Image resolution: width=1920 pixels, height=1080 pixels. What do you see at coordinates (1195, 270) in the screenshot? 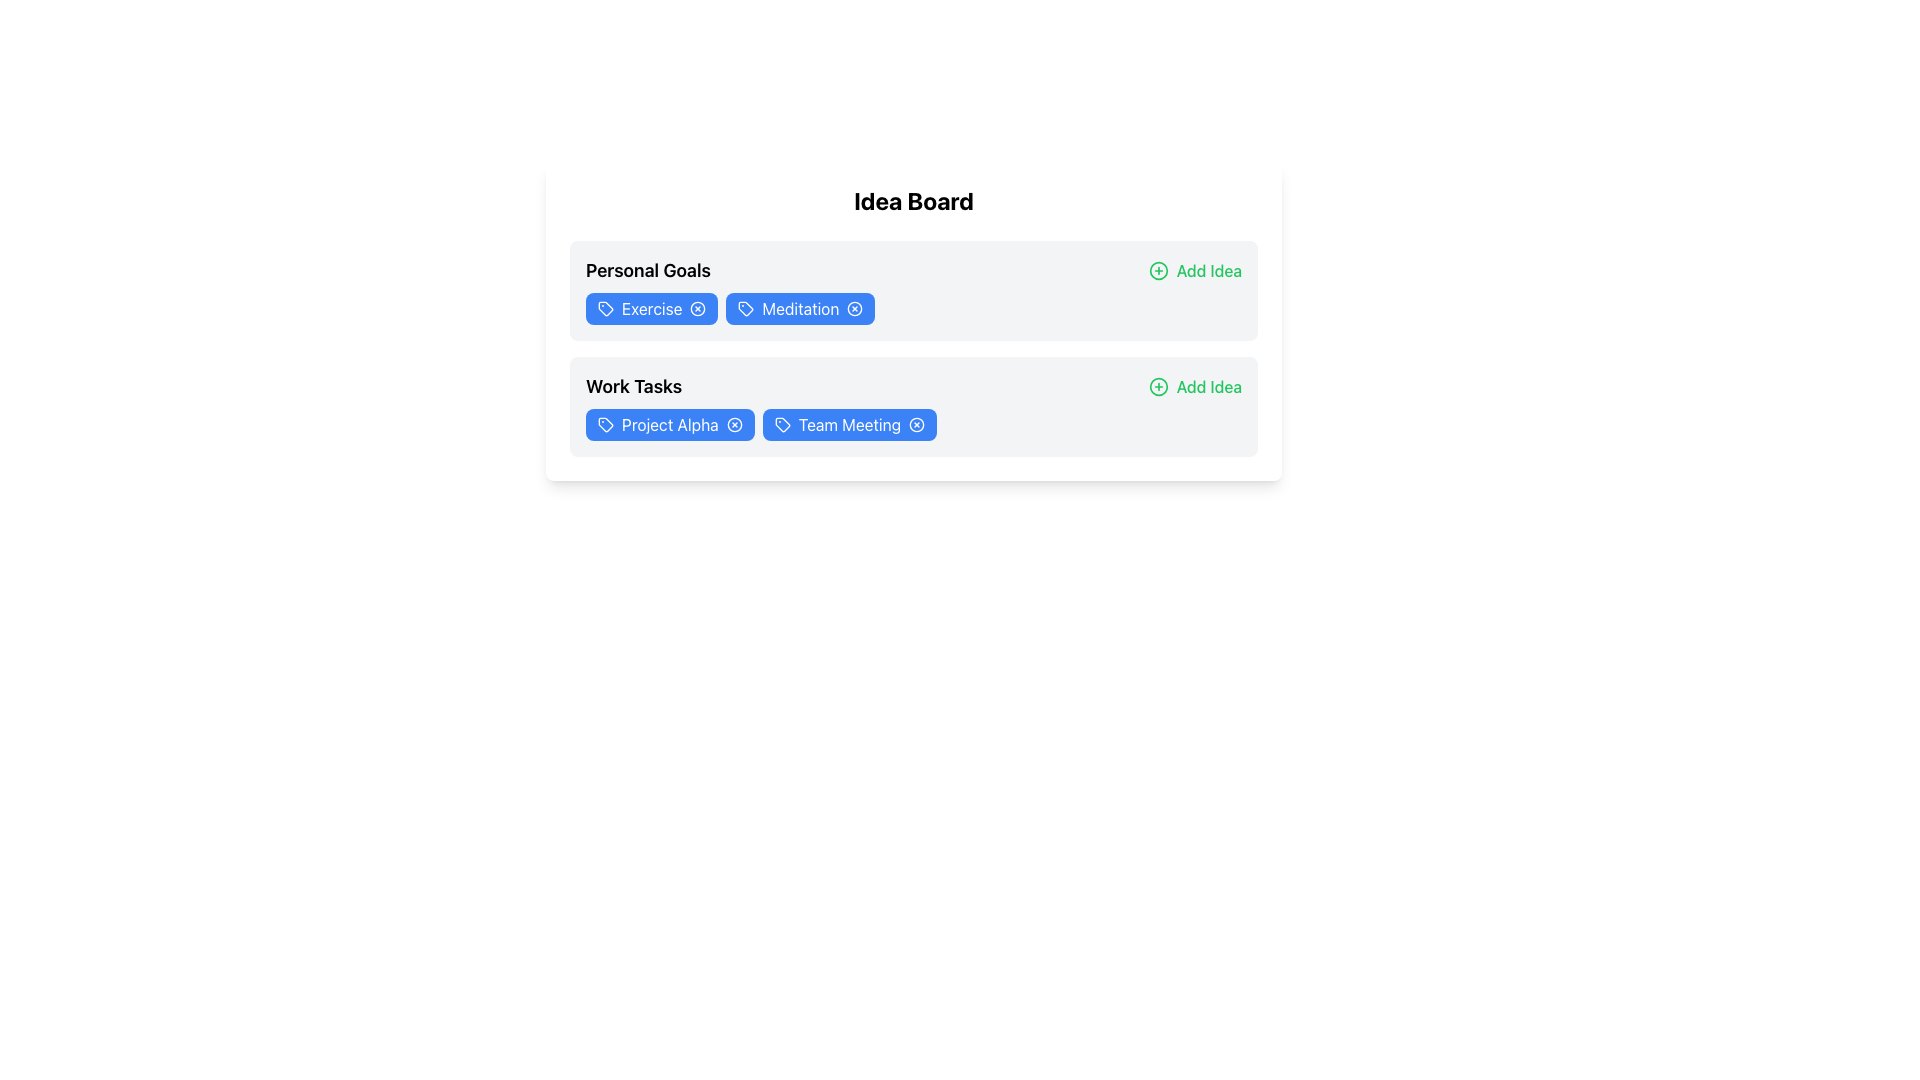
I see `the interactive button located in the top-right section of the 'Personal Goals' panel` at bounding box center [1195, 270].